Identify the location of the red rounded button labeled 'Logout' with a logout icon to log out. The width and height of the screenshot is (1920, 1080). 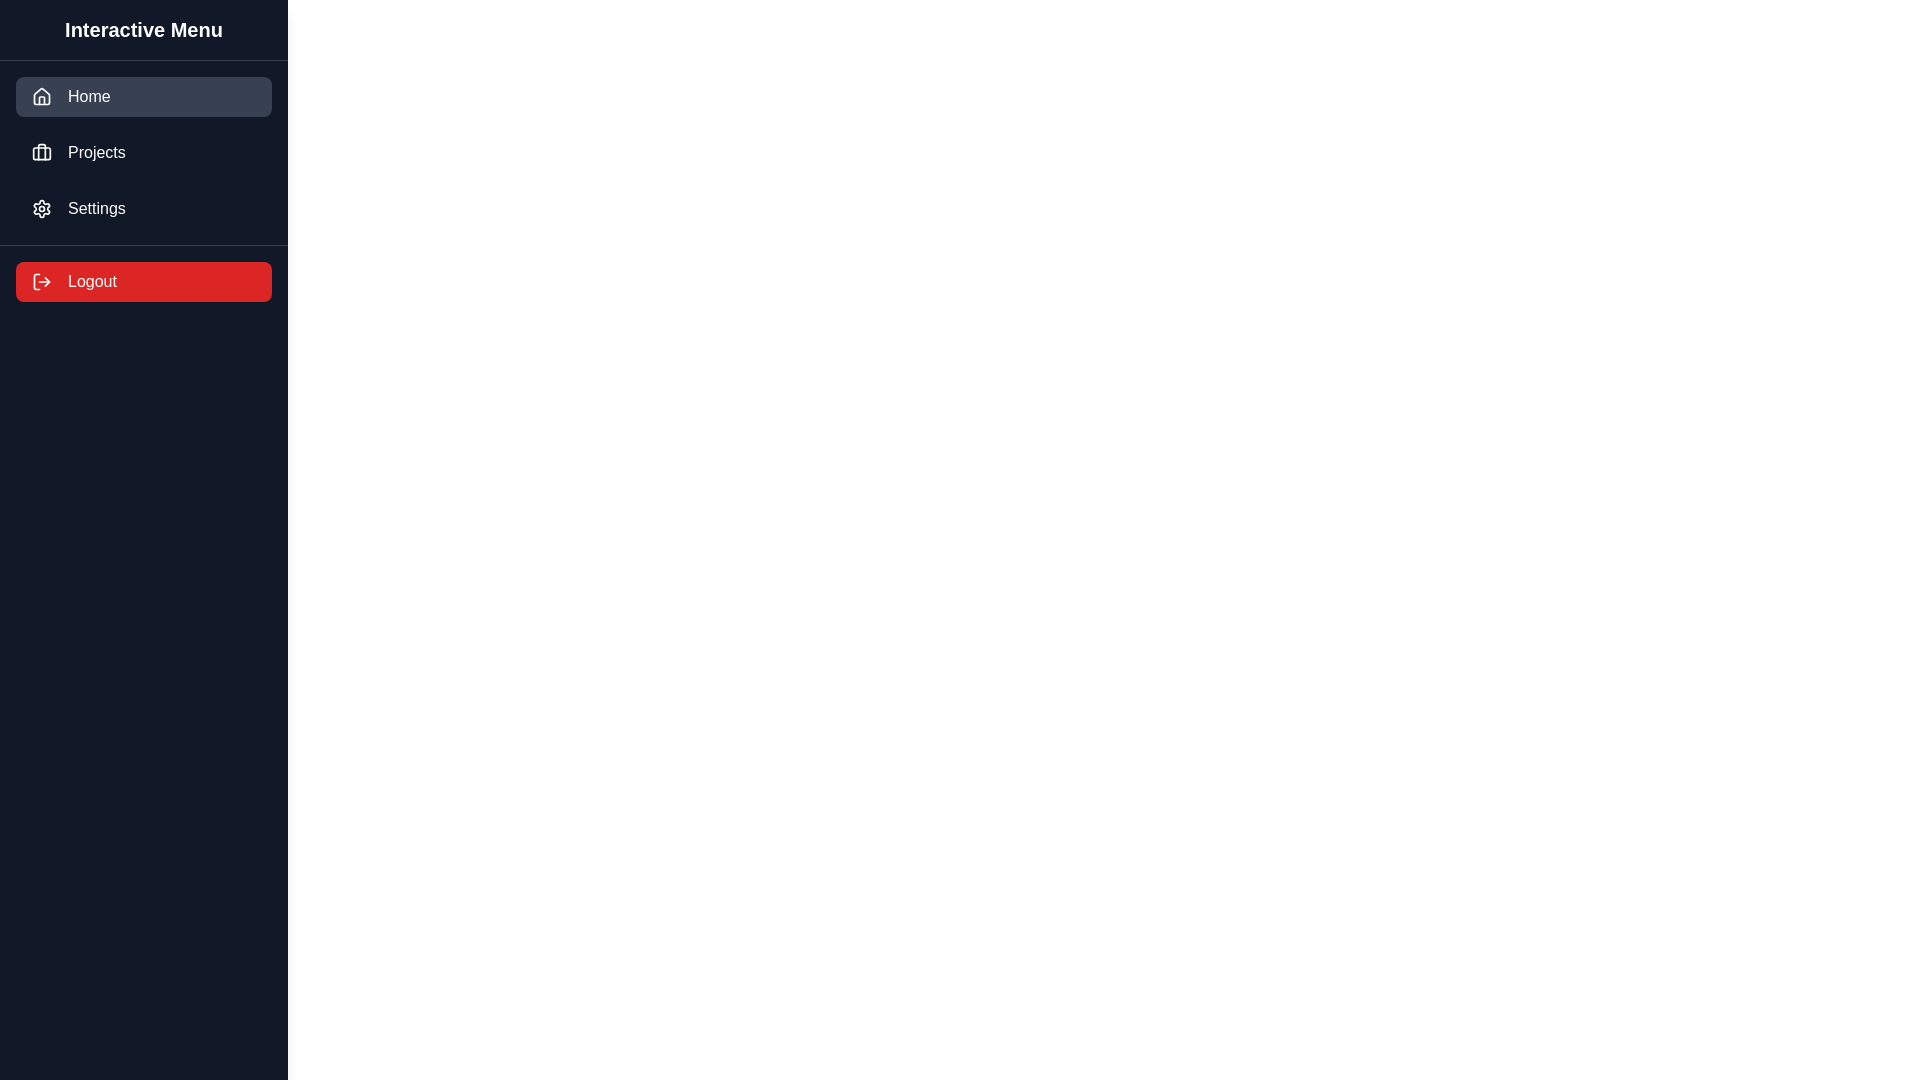
(143, 281).